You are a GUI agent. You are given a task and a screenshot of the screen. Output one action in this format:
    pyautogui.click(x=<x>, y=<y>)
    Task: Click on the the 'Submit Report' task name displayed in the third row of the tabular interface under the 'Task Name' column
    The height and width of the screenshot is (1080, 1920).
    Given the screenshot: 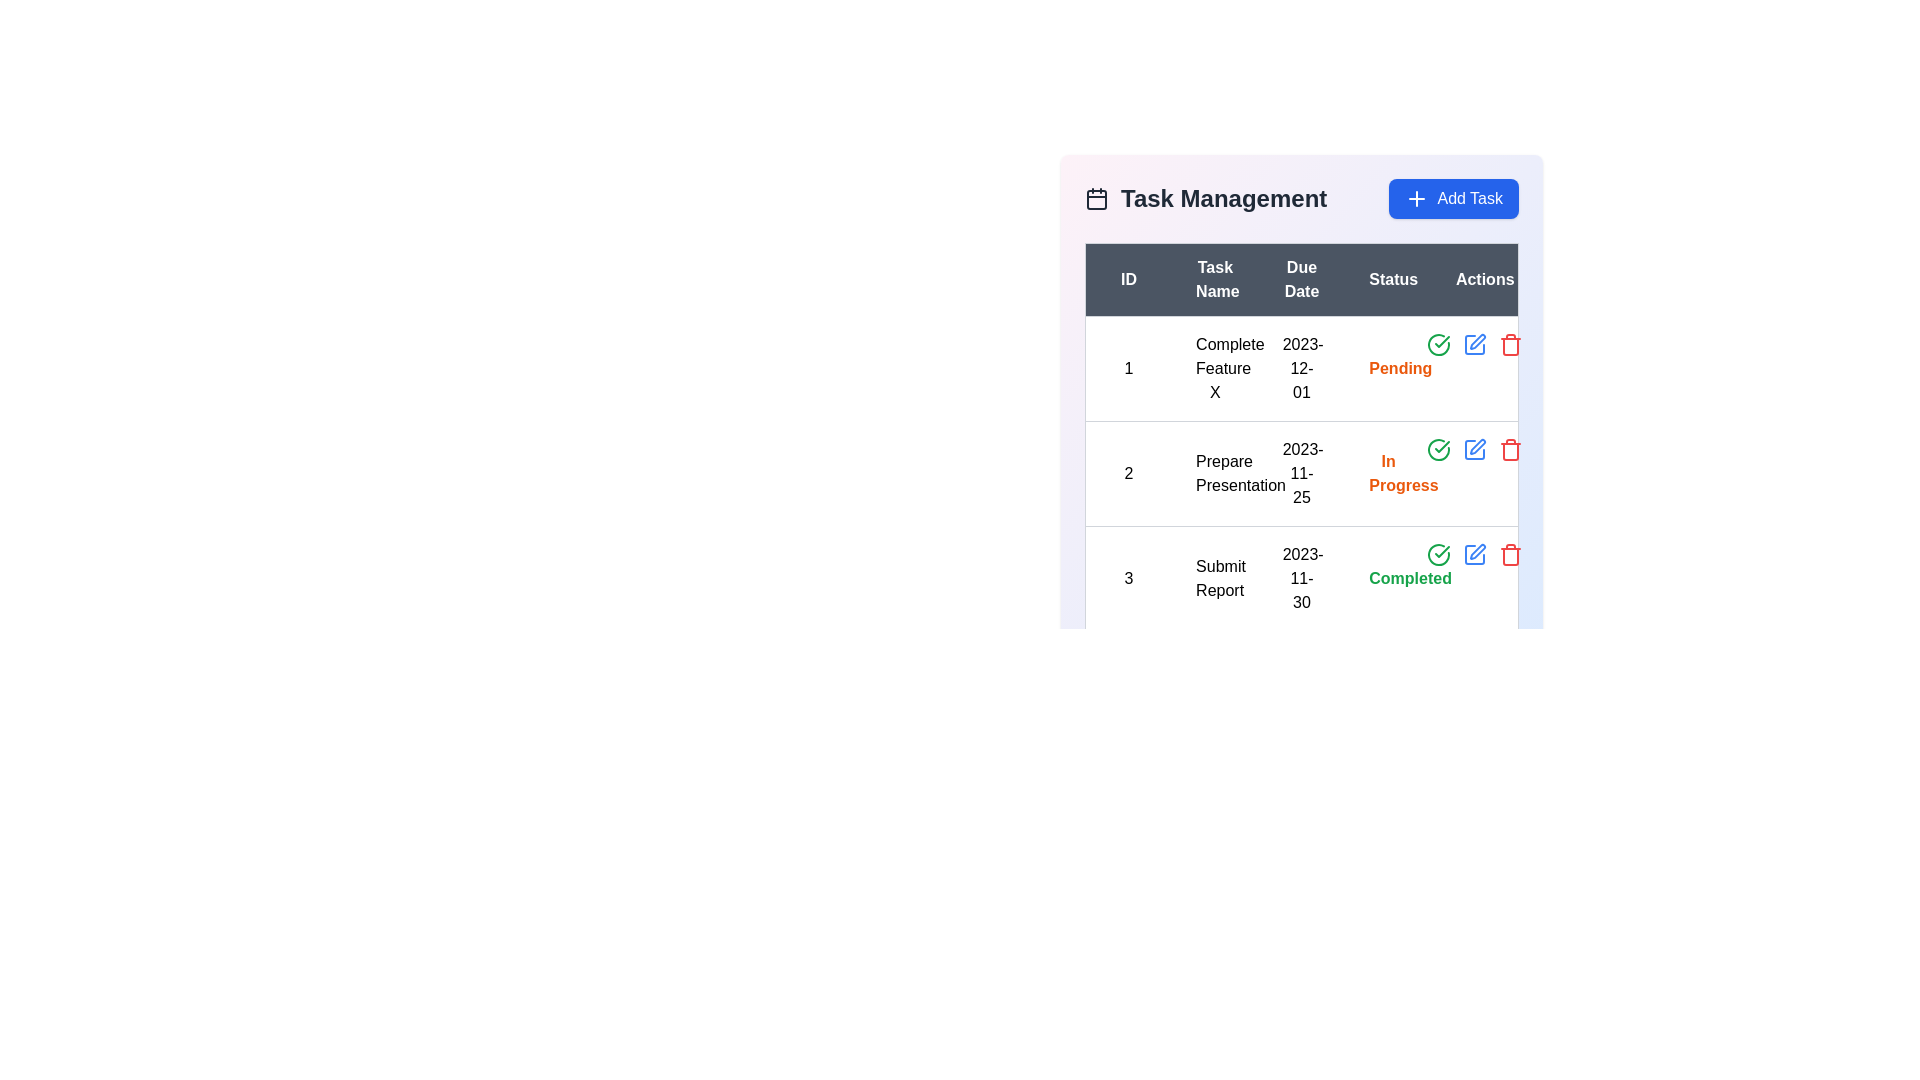 What is the action you would take?
    pyautogui.click(x=1214, y=578)
    